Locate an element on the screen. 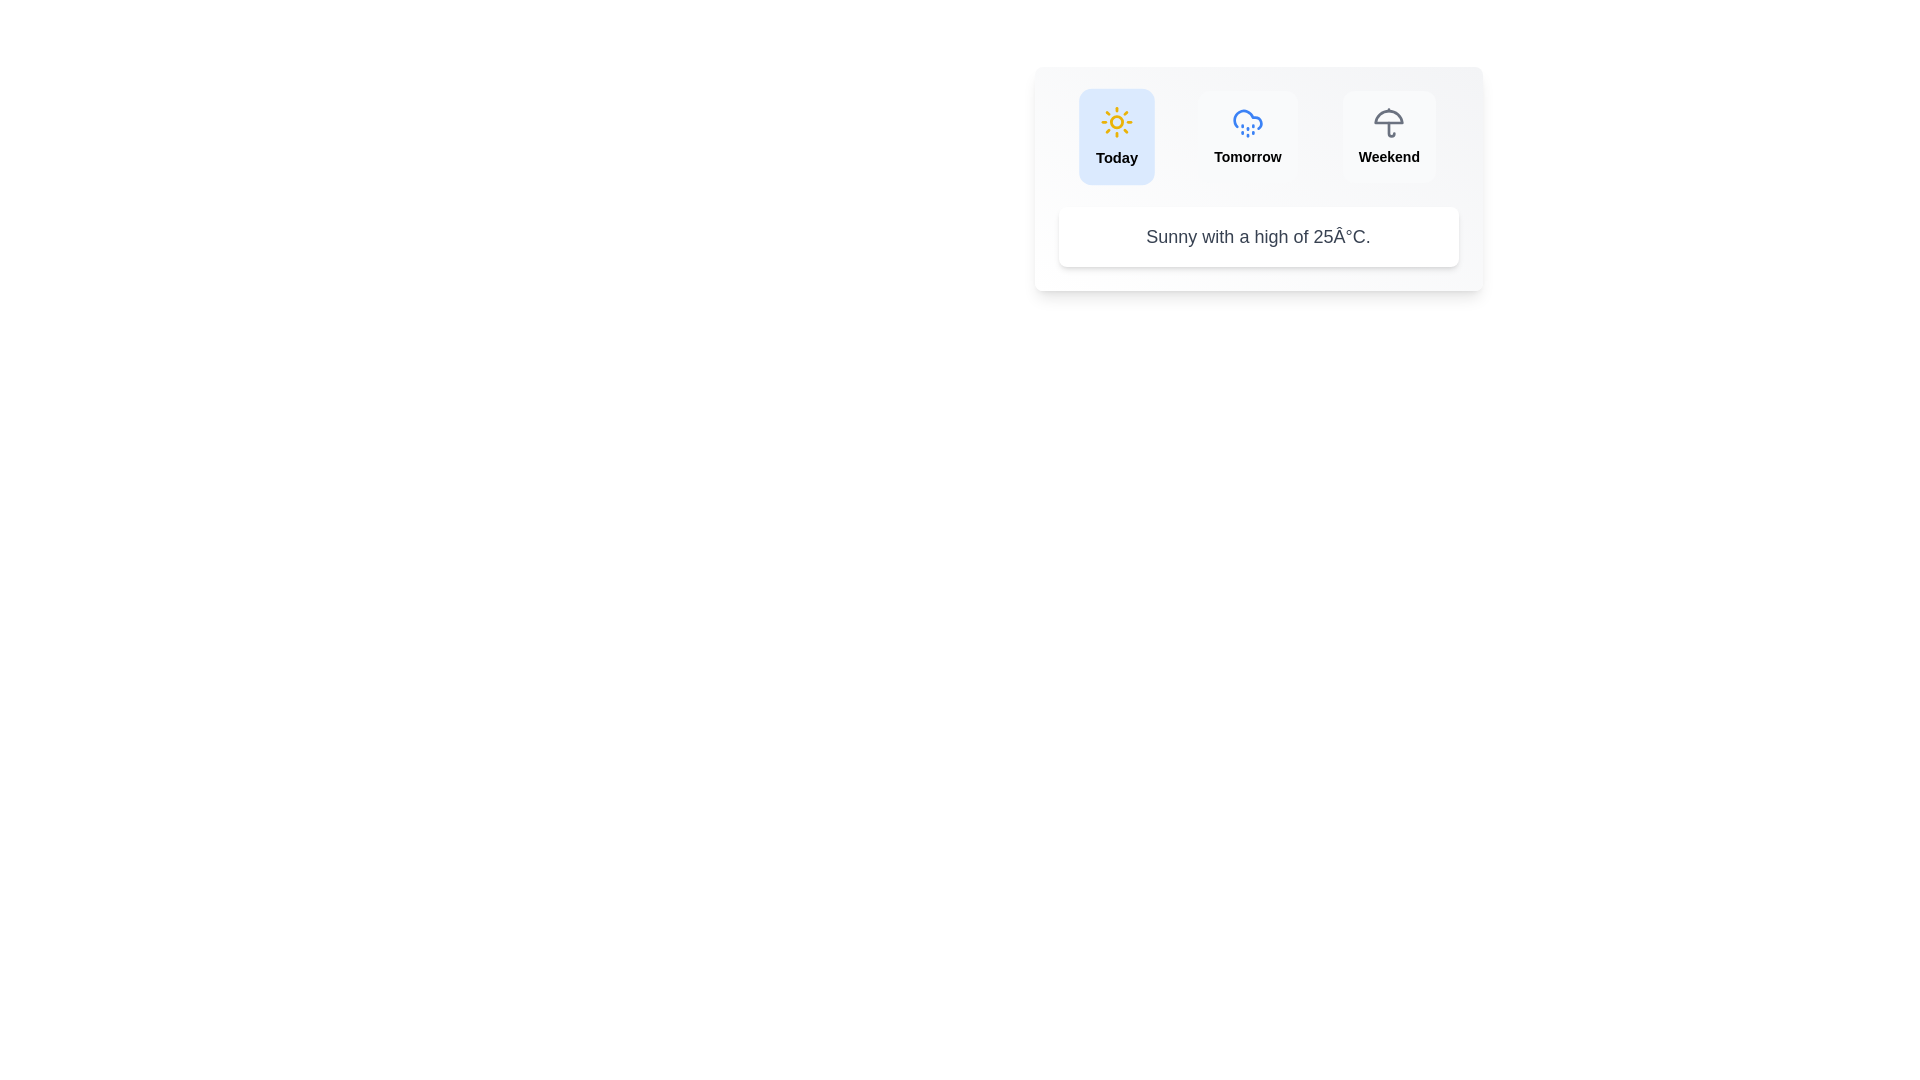 This screenshot has width=1920, height=1080. the Weekend tab to view its weather forecast is located at coordinates (1387, 136).